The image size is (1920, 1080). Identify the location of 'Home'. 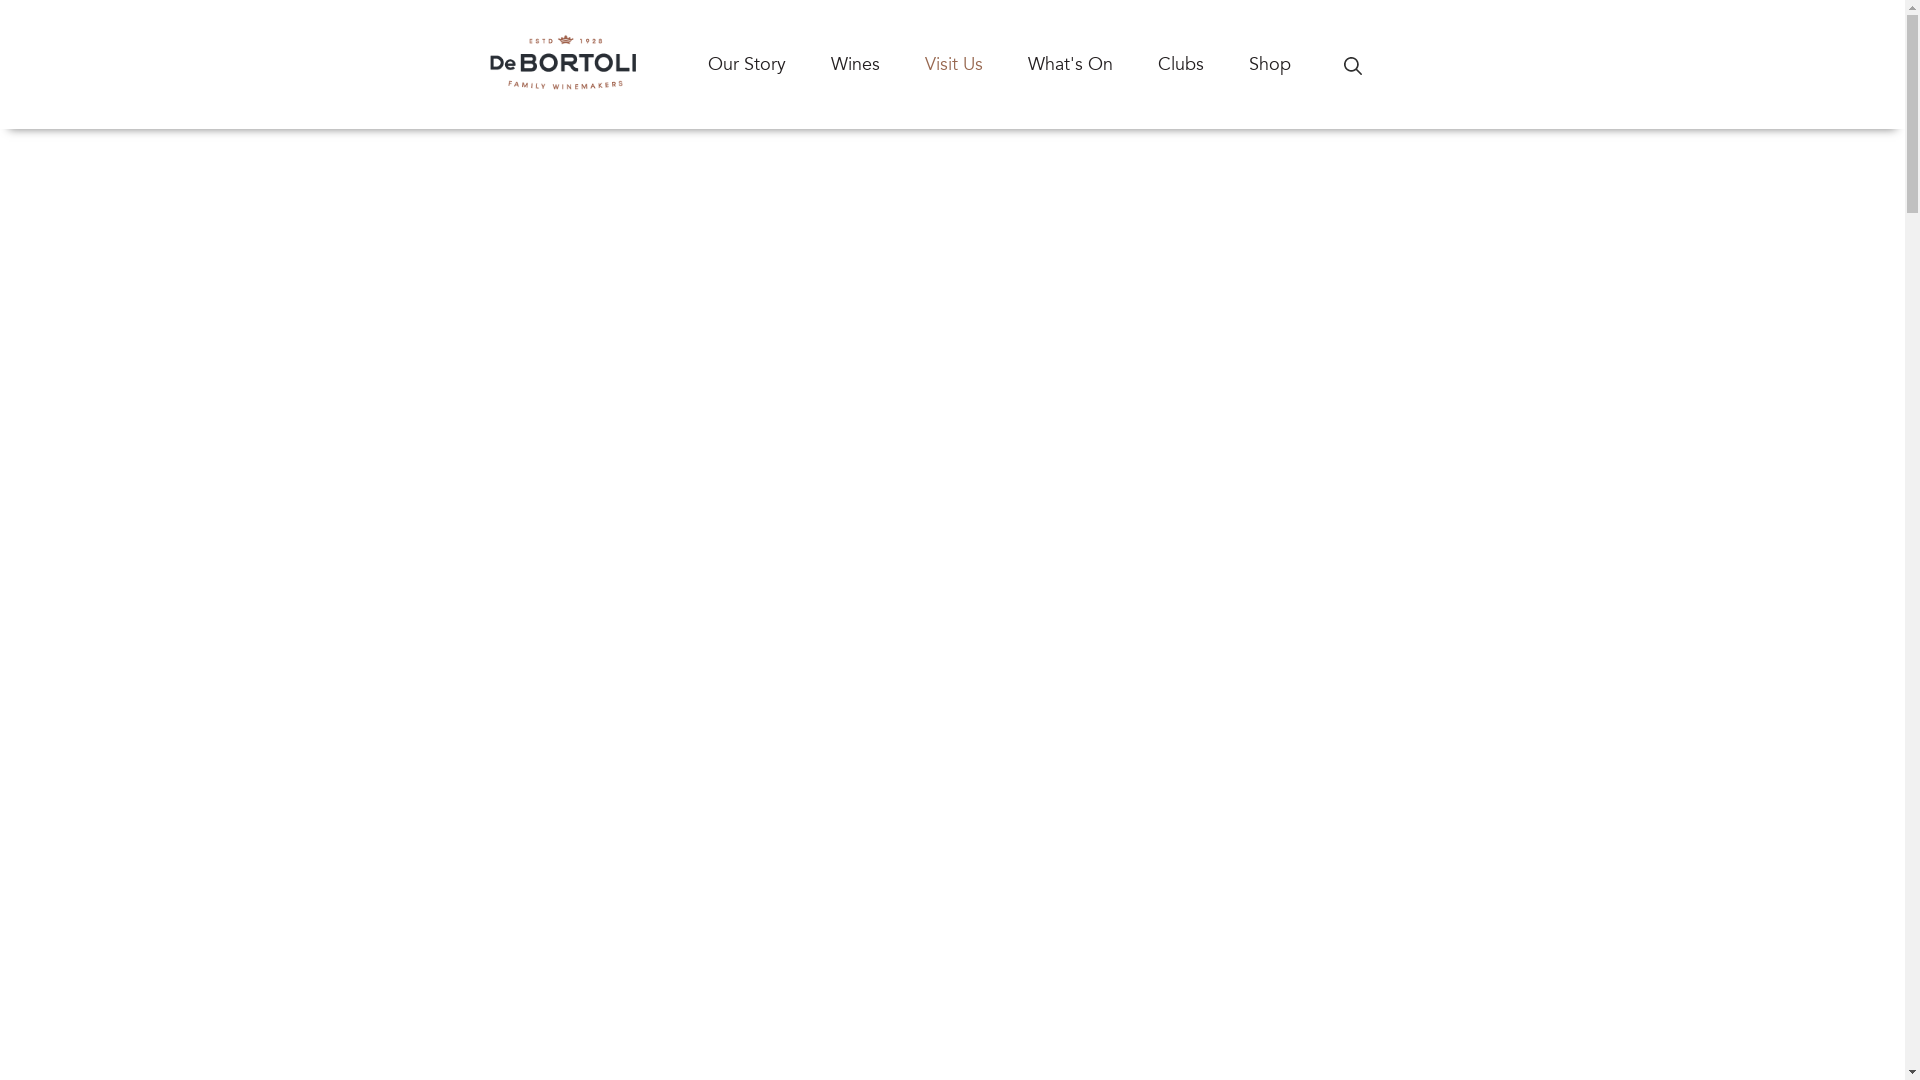
(466, 63).